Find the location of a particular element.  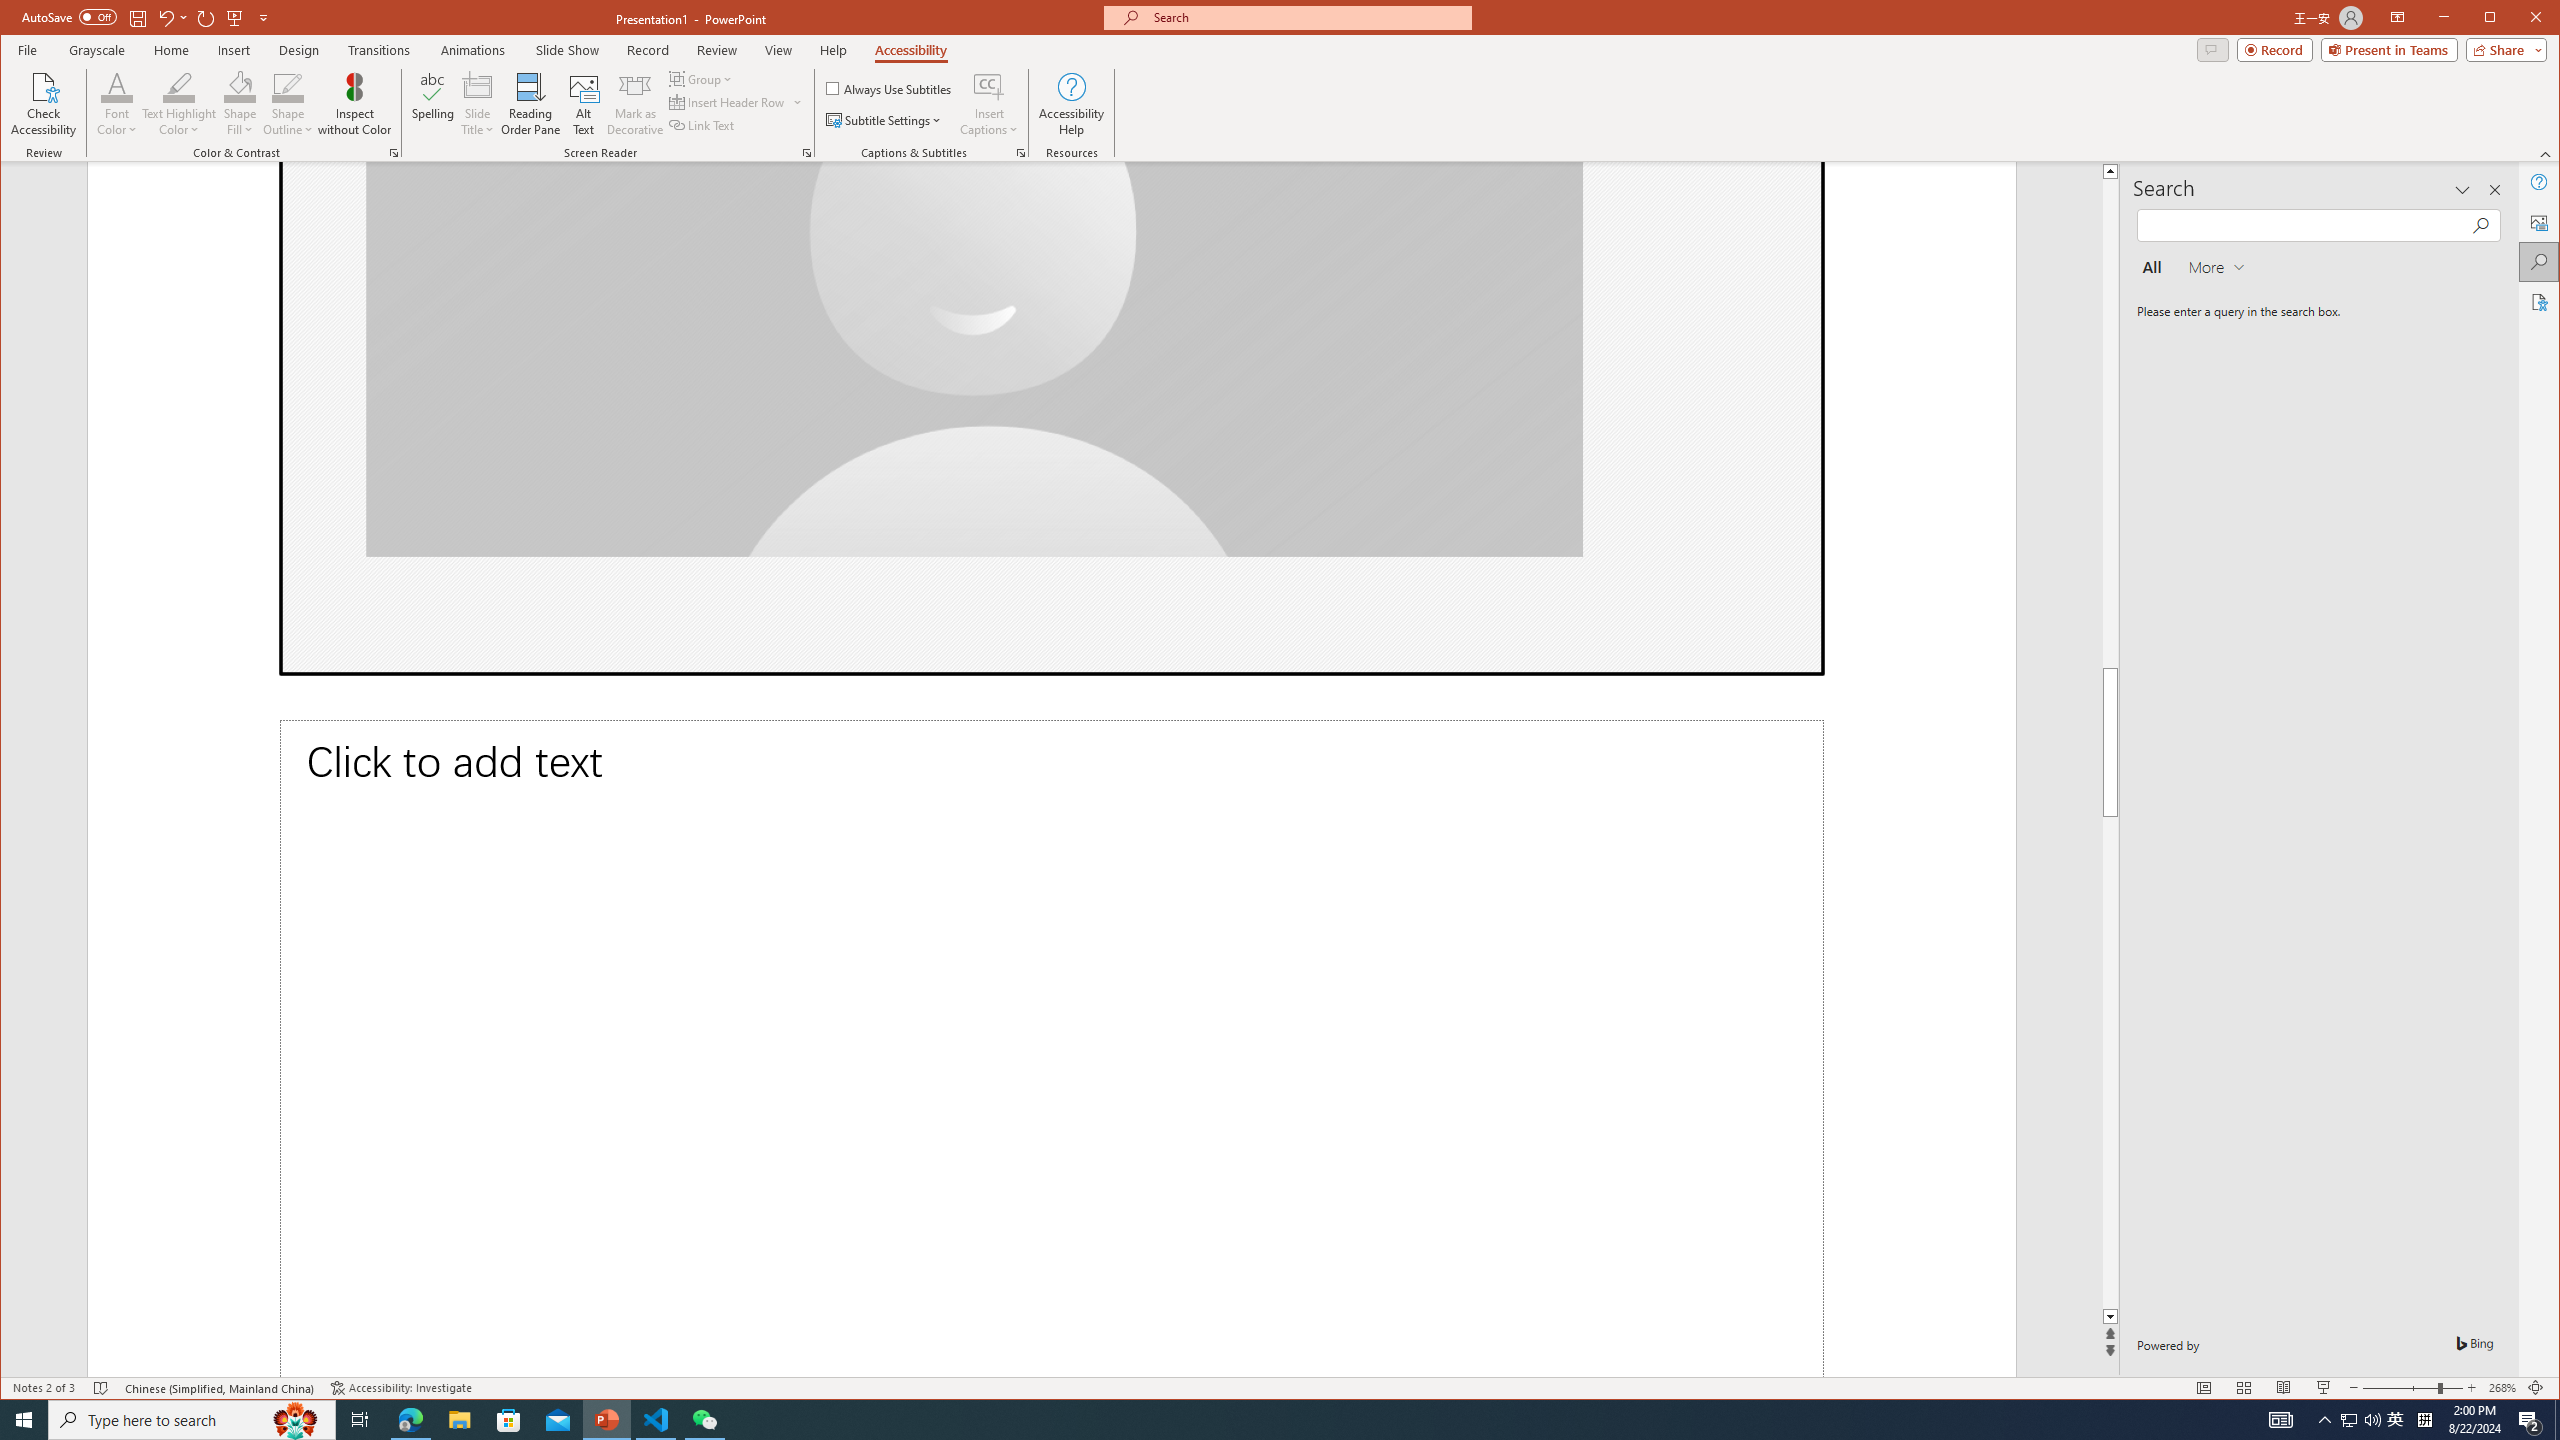

'Mark as Decorative' is located at coordinates (633, 103).